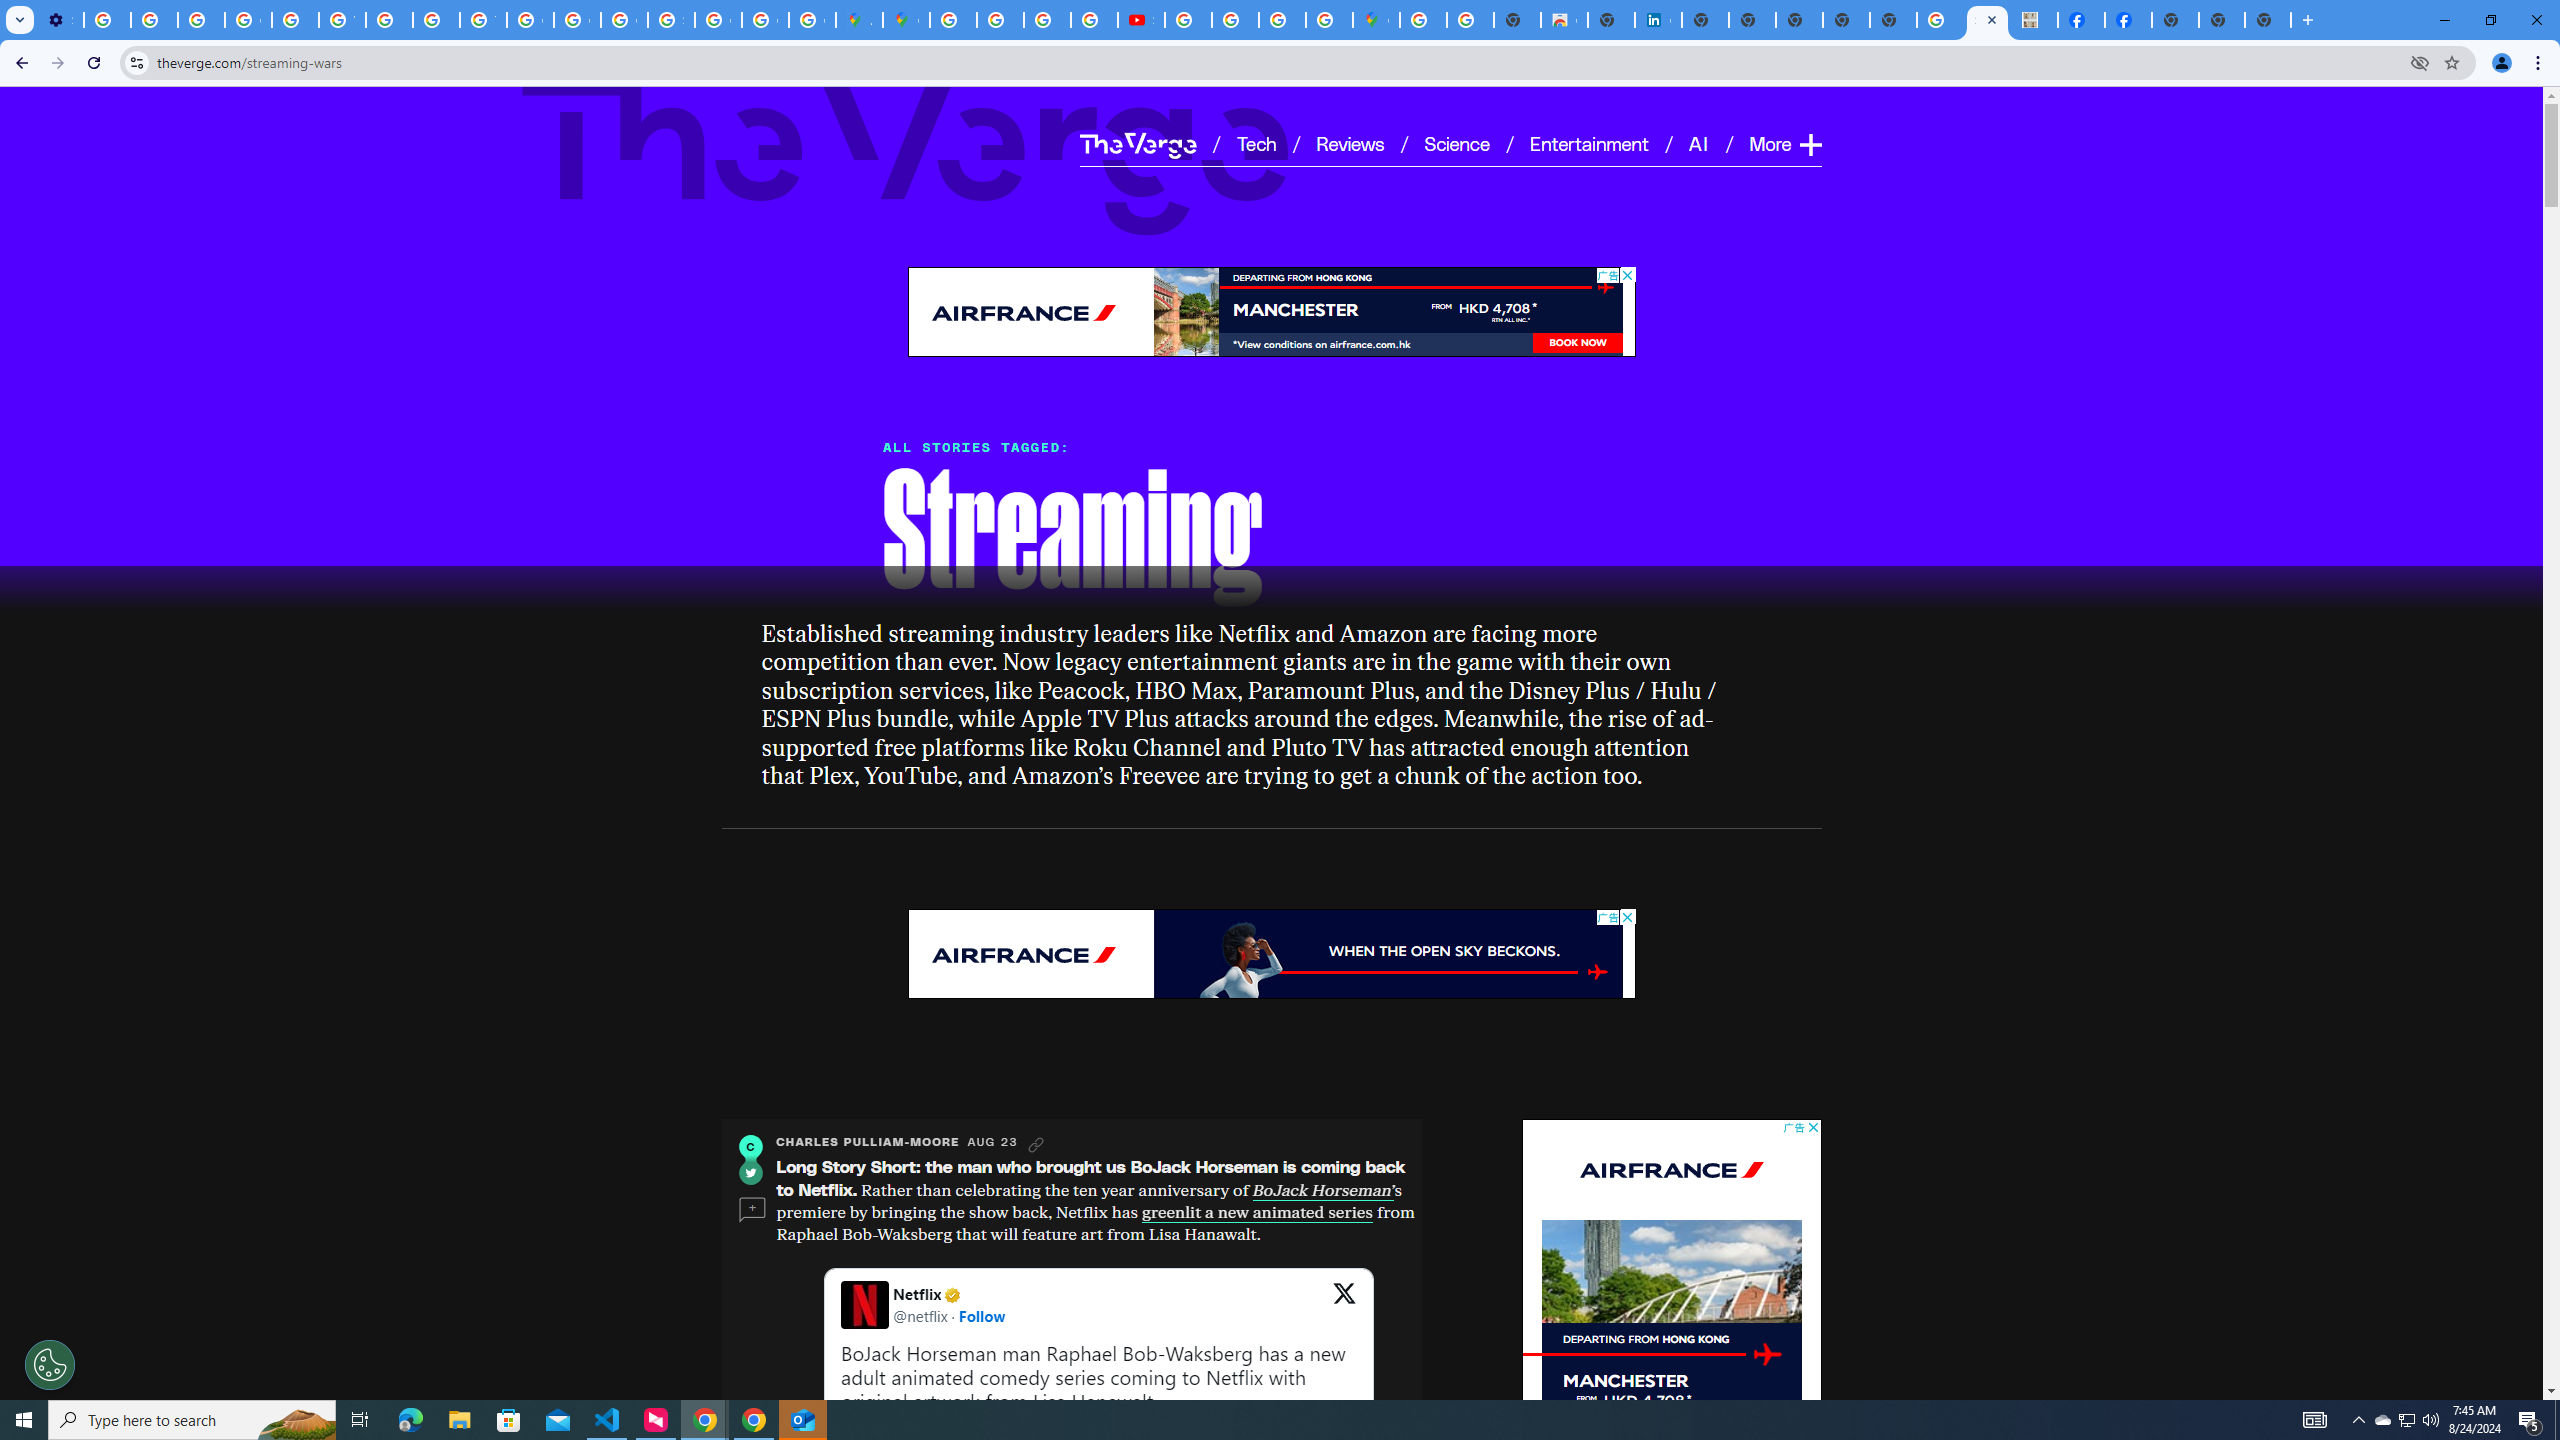  Describe the element at coordinates (1699, 142) in the screenshot. I see `'AI'` at that location.